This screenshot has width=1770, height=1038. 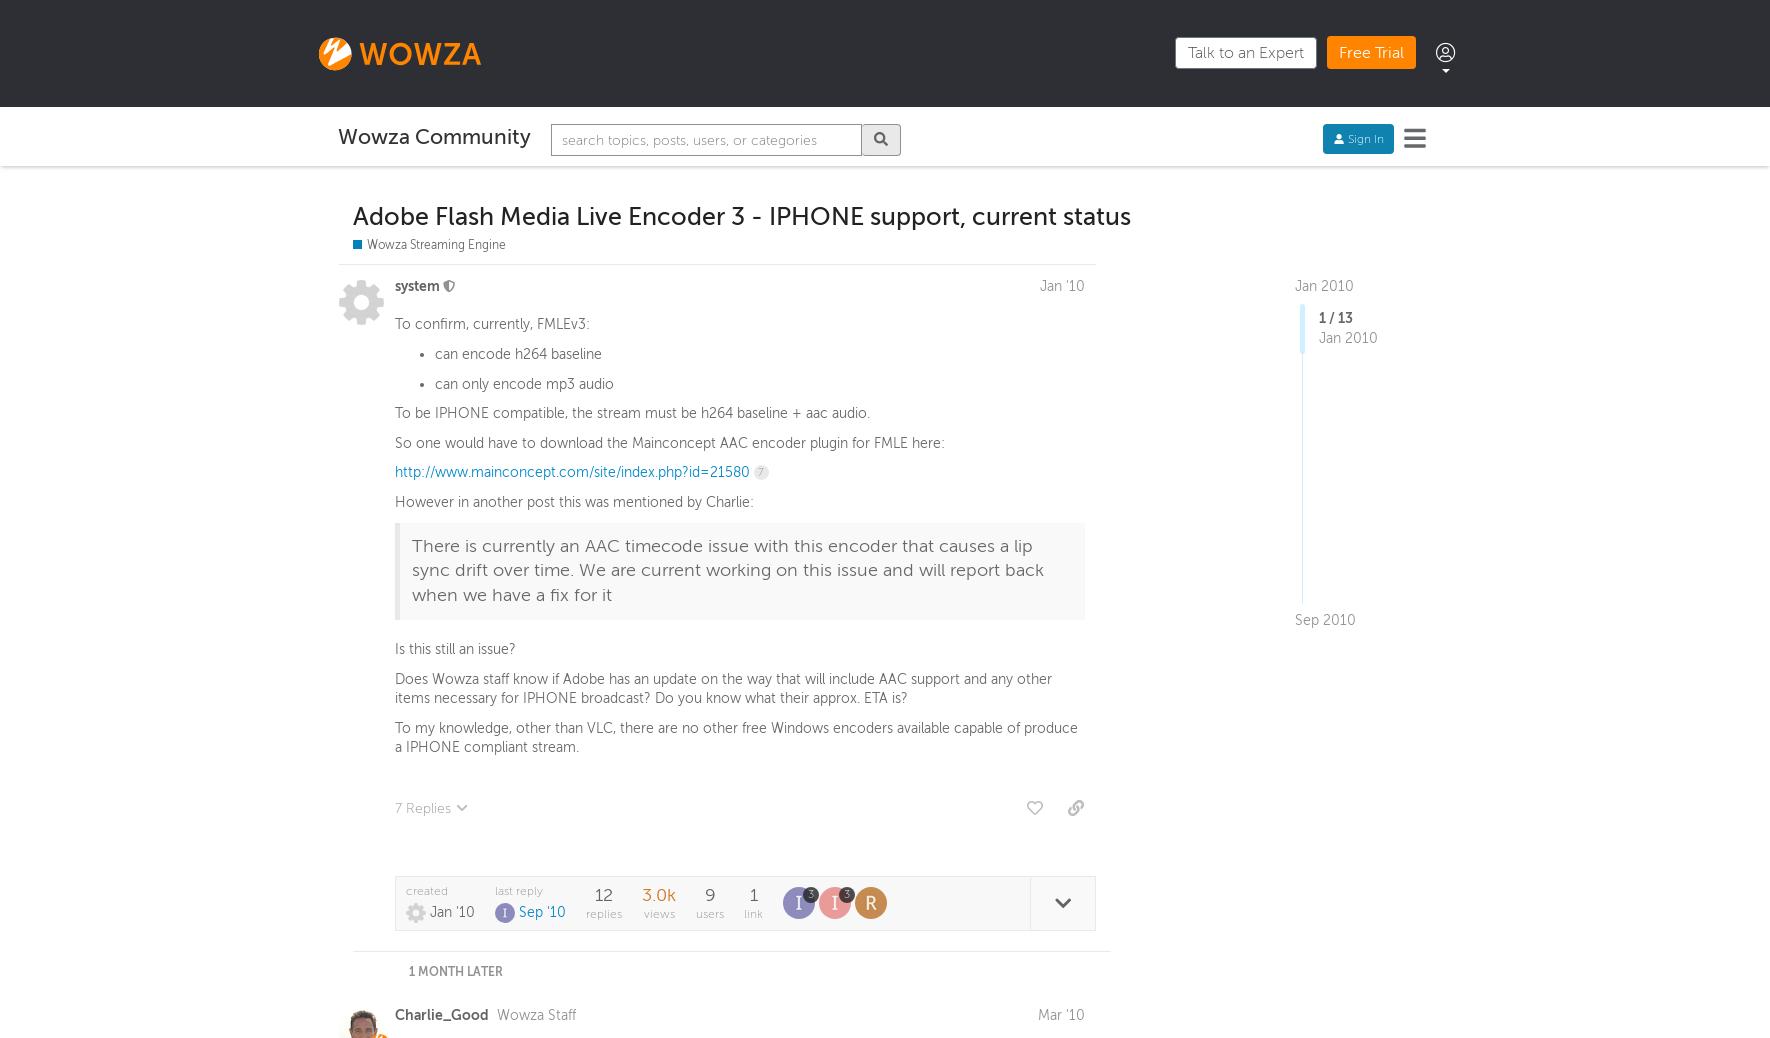 I want to click on 'Does Wowza staff know if Adobe has an update on the way that will include AAC support and any other items necessary for IPHONE broadcast? Do you know what their approx. ETA is?', so click(x=722, y=692).